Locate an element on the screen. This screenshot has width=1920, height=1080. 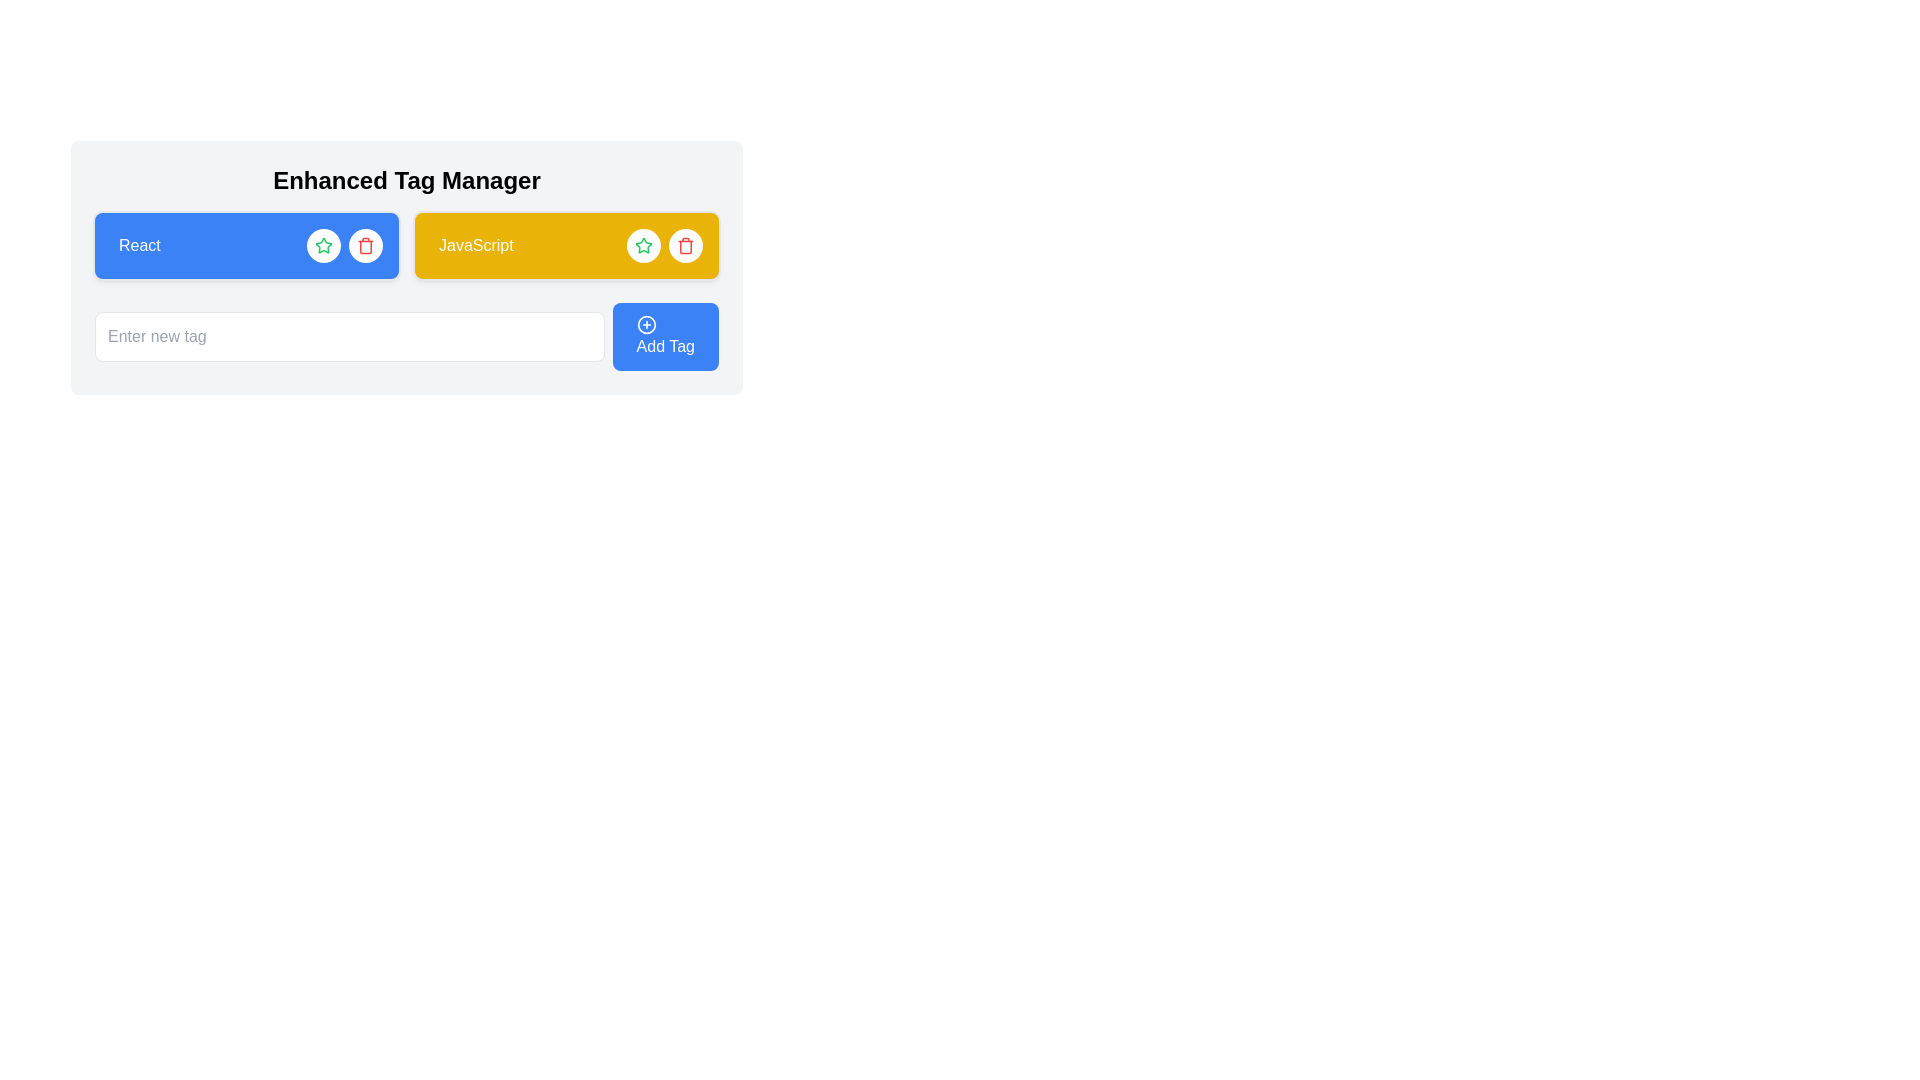
the trash icon button, which is a red trash icon located within the yellow 'JavaScript' button, positioned towards the rightmost end adjacent to the green star icon is located at coordinates (686, 245).